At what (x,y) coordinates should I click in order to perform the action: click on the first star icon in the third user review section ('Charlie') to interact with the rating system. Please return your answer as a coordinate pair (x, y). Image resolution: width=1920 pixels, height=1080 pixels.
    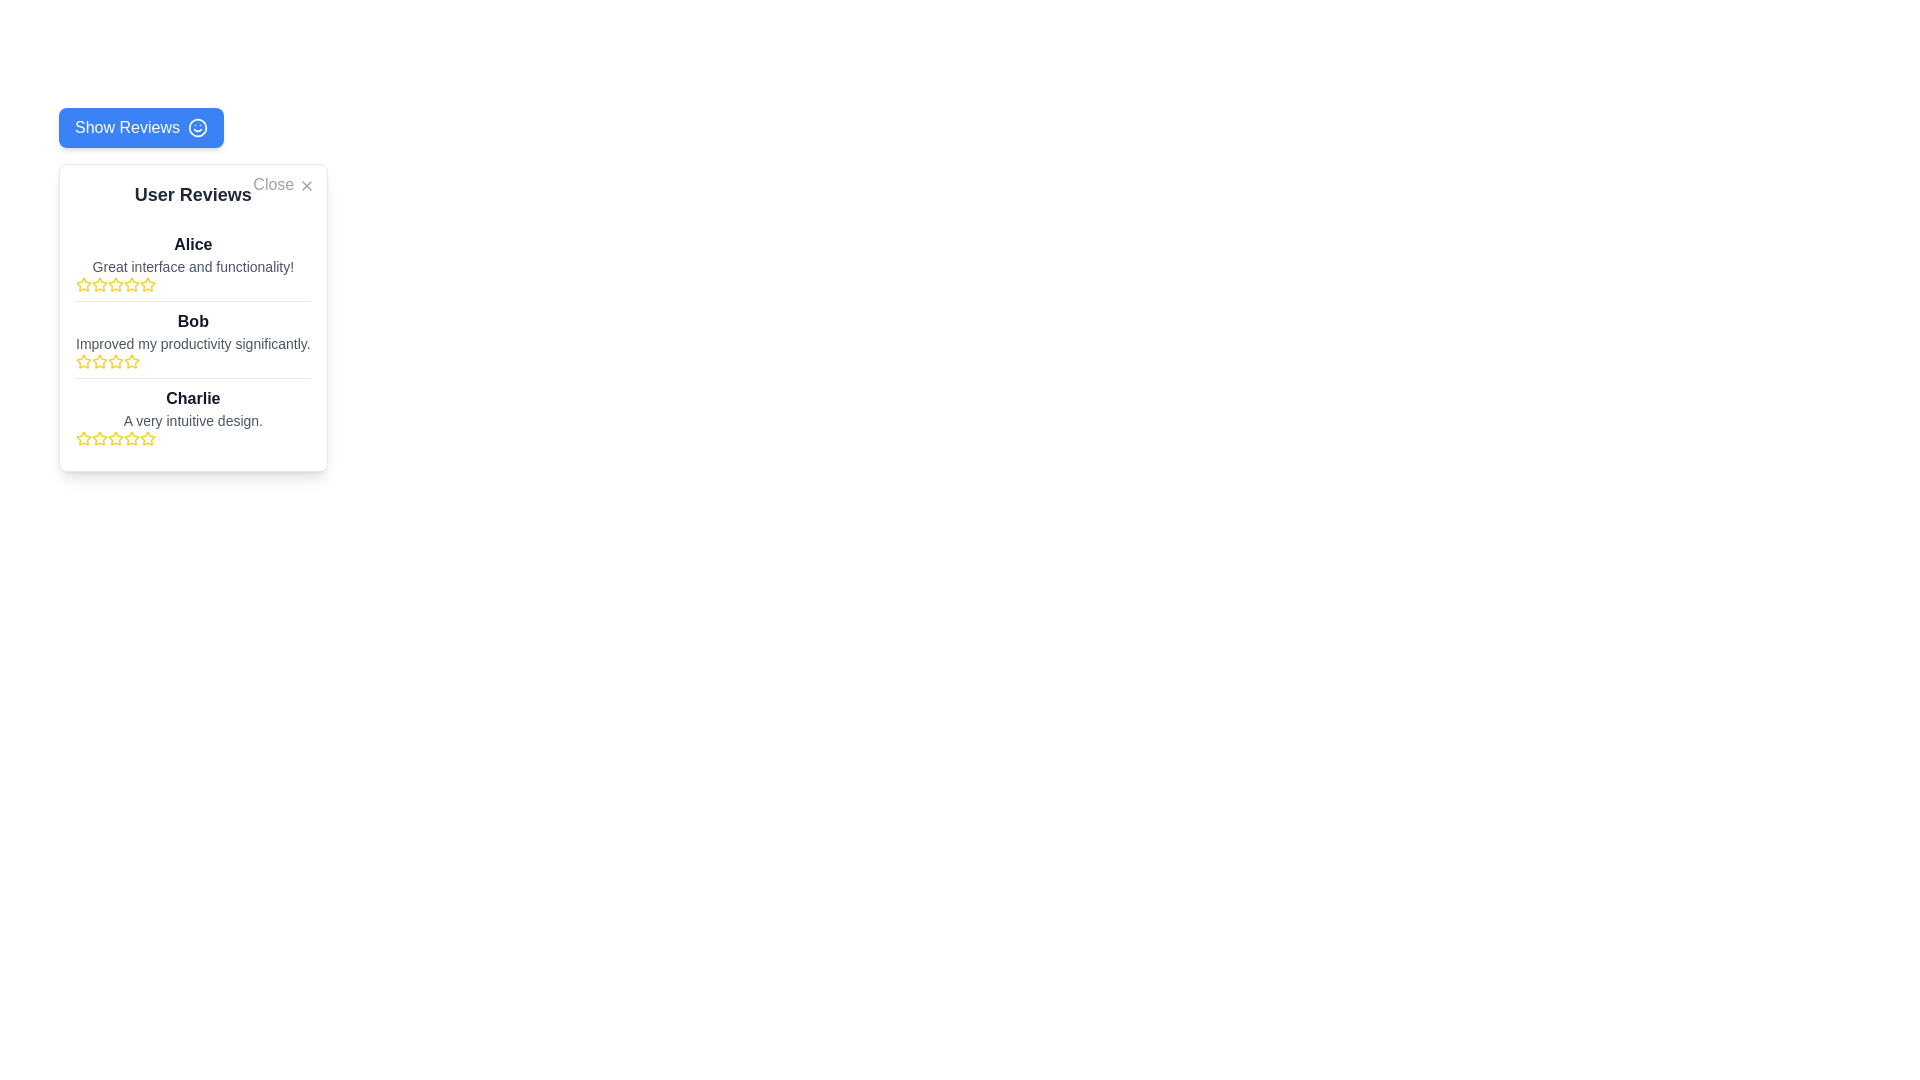
    Looking at the image, I should click on (82, 438).